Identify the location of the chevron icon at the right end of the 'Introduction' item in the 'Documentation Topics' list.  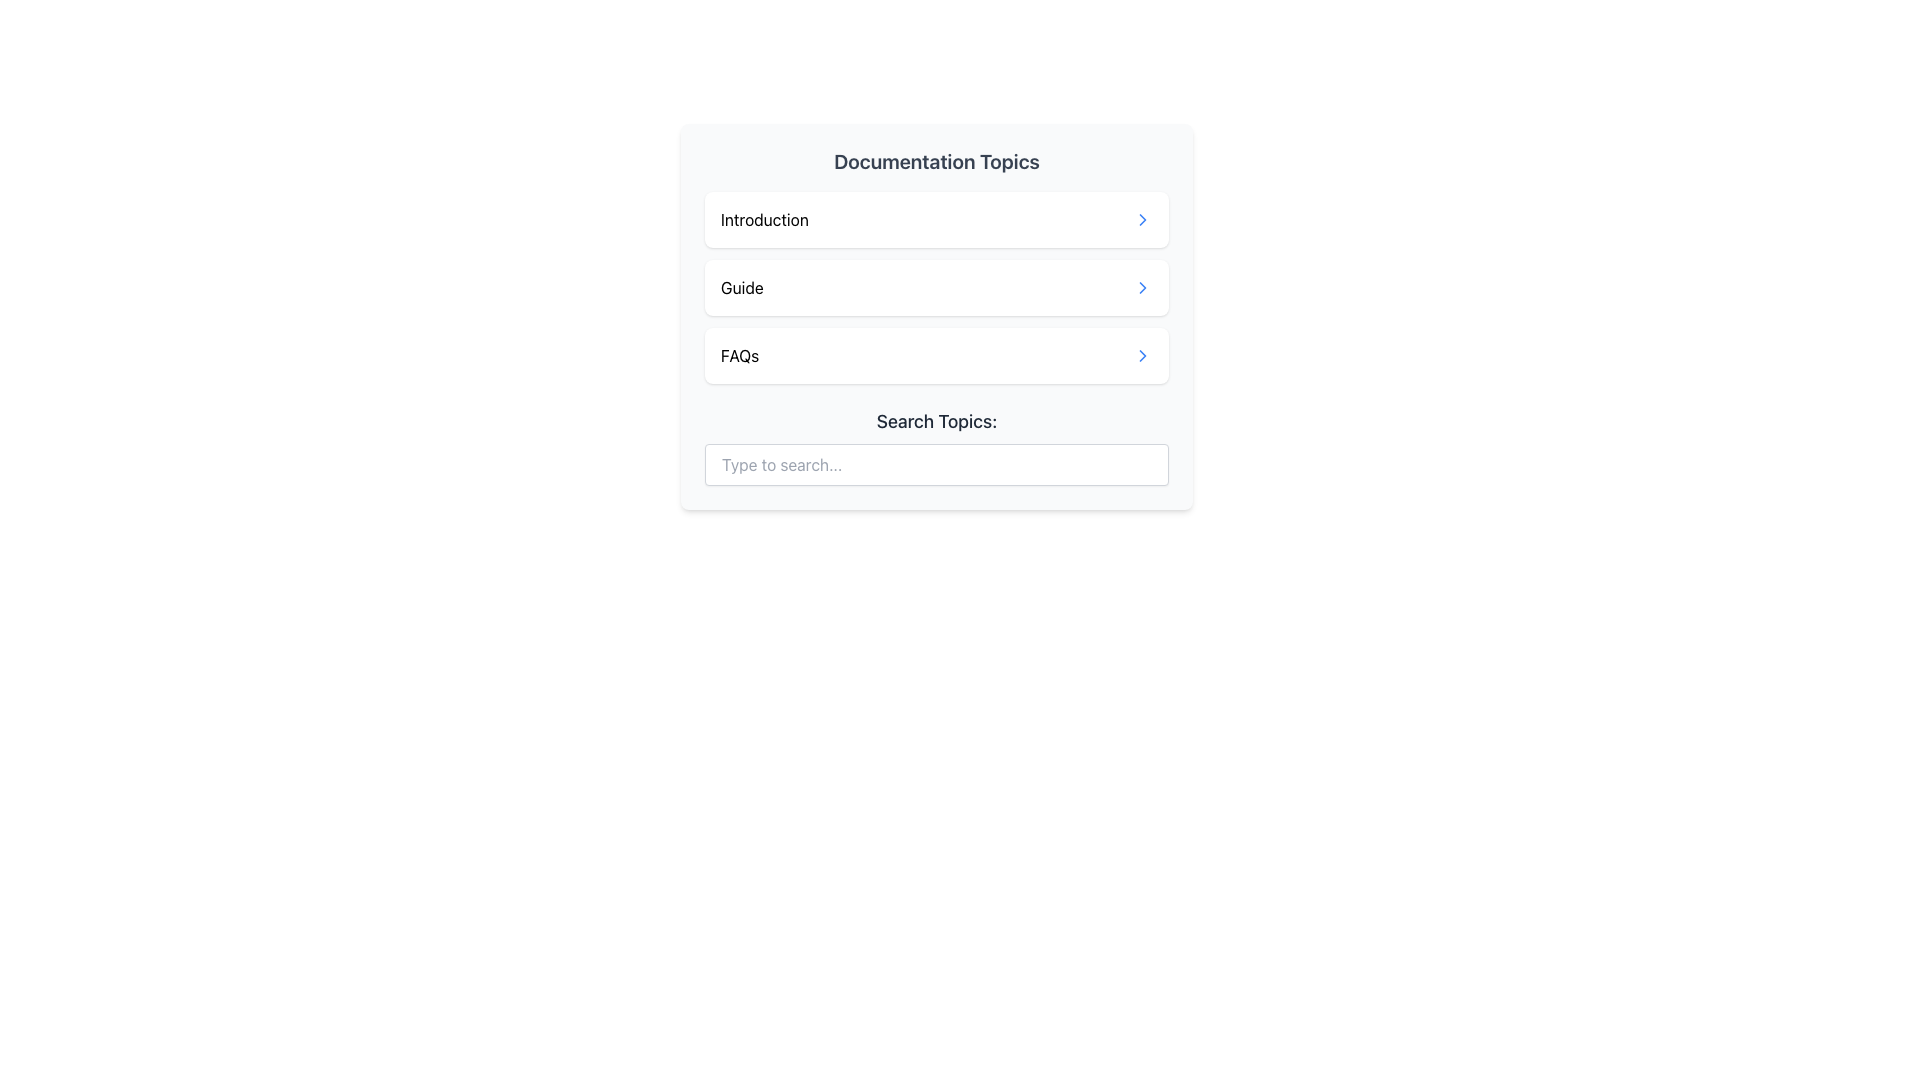
(1142, 219).